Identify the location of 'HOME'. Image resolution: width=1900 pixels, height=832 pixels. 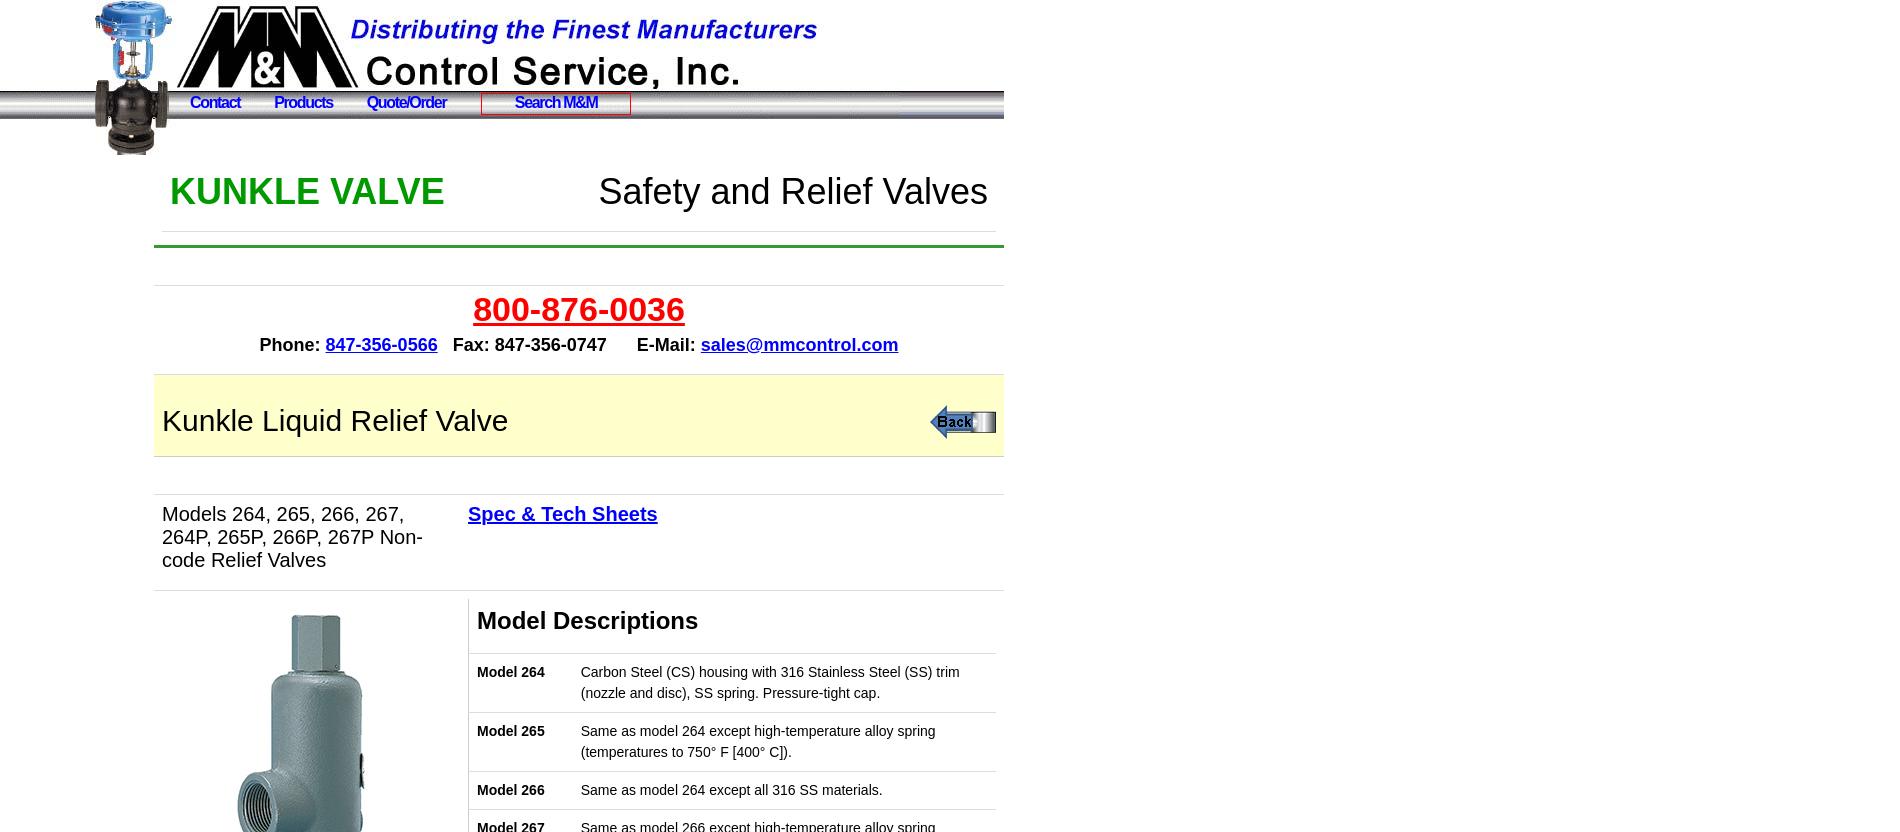
(53, 171).